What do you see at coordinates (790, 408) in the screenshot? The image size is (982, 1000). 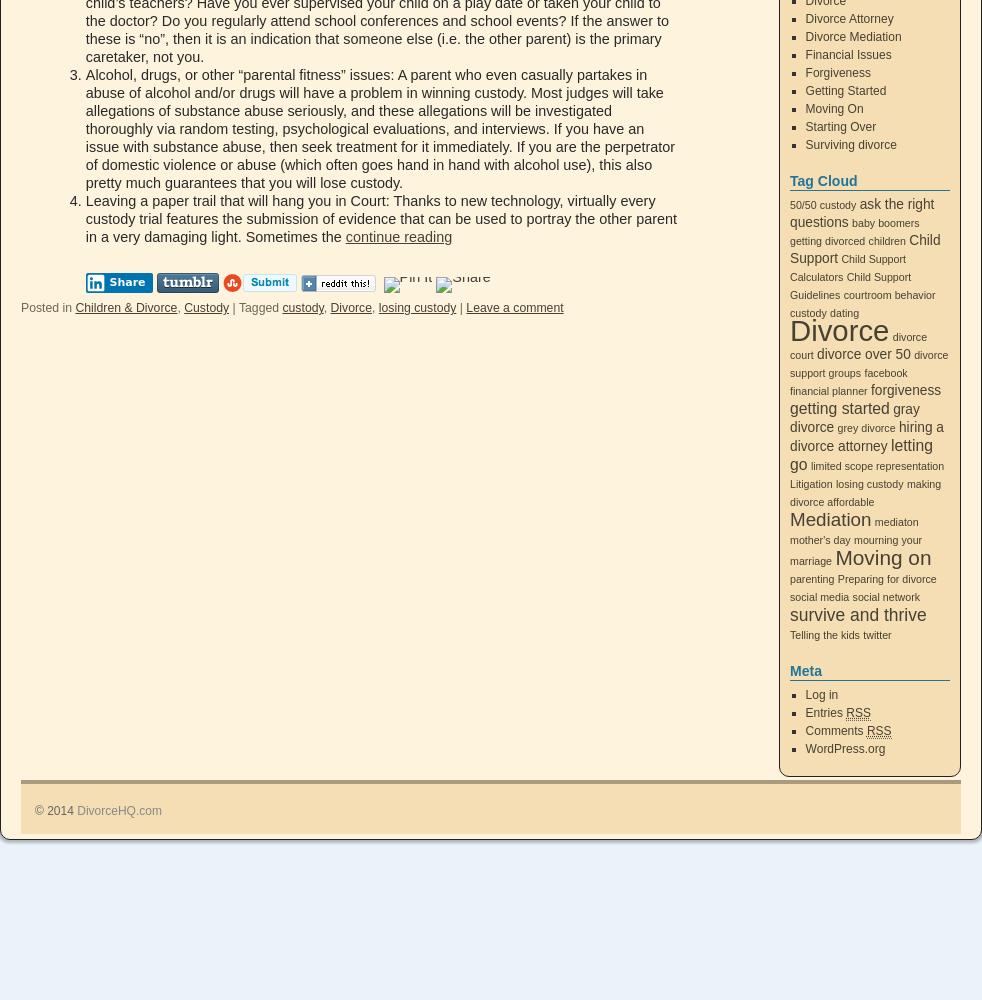 I see `'getting started'` at bounding box center [790, 408].